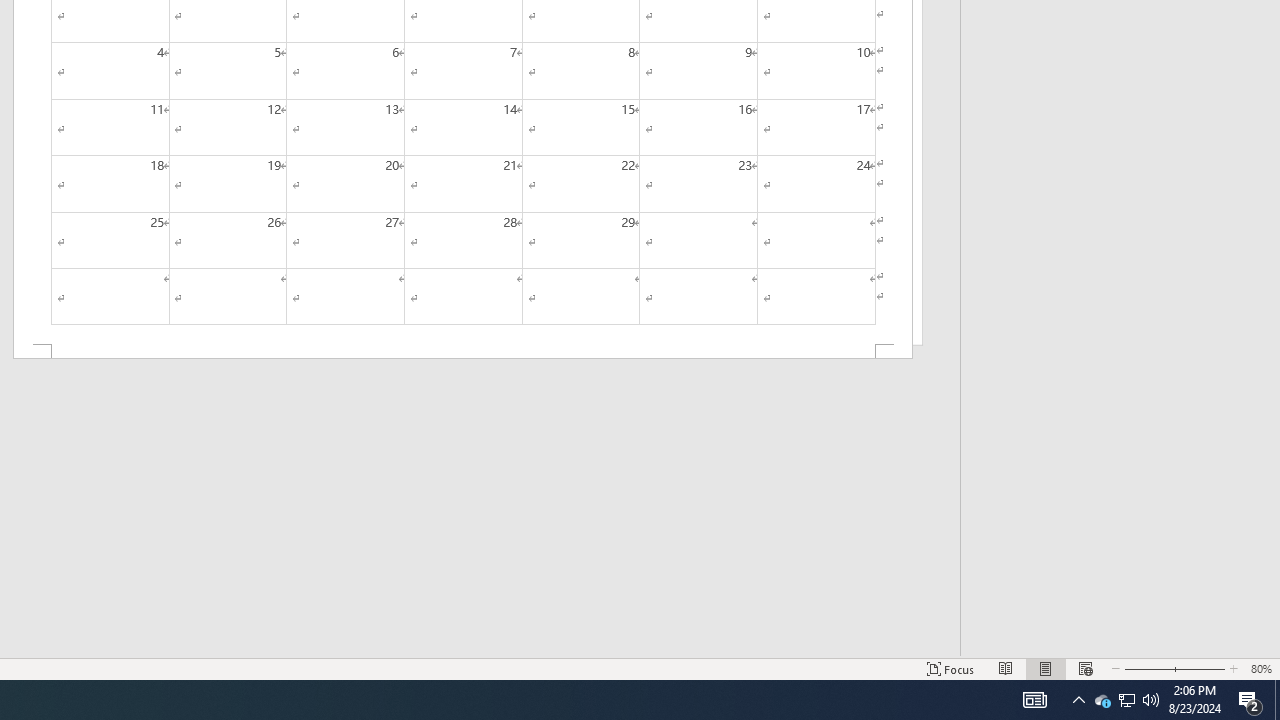  What do you see at coordinates (1006, 669) in the screenshot?
I see `'Read Mode'` at bounding box center [1006, 669].